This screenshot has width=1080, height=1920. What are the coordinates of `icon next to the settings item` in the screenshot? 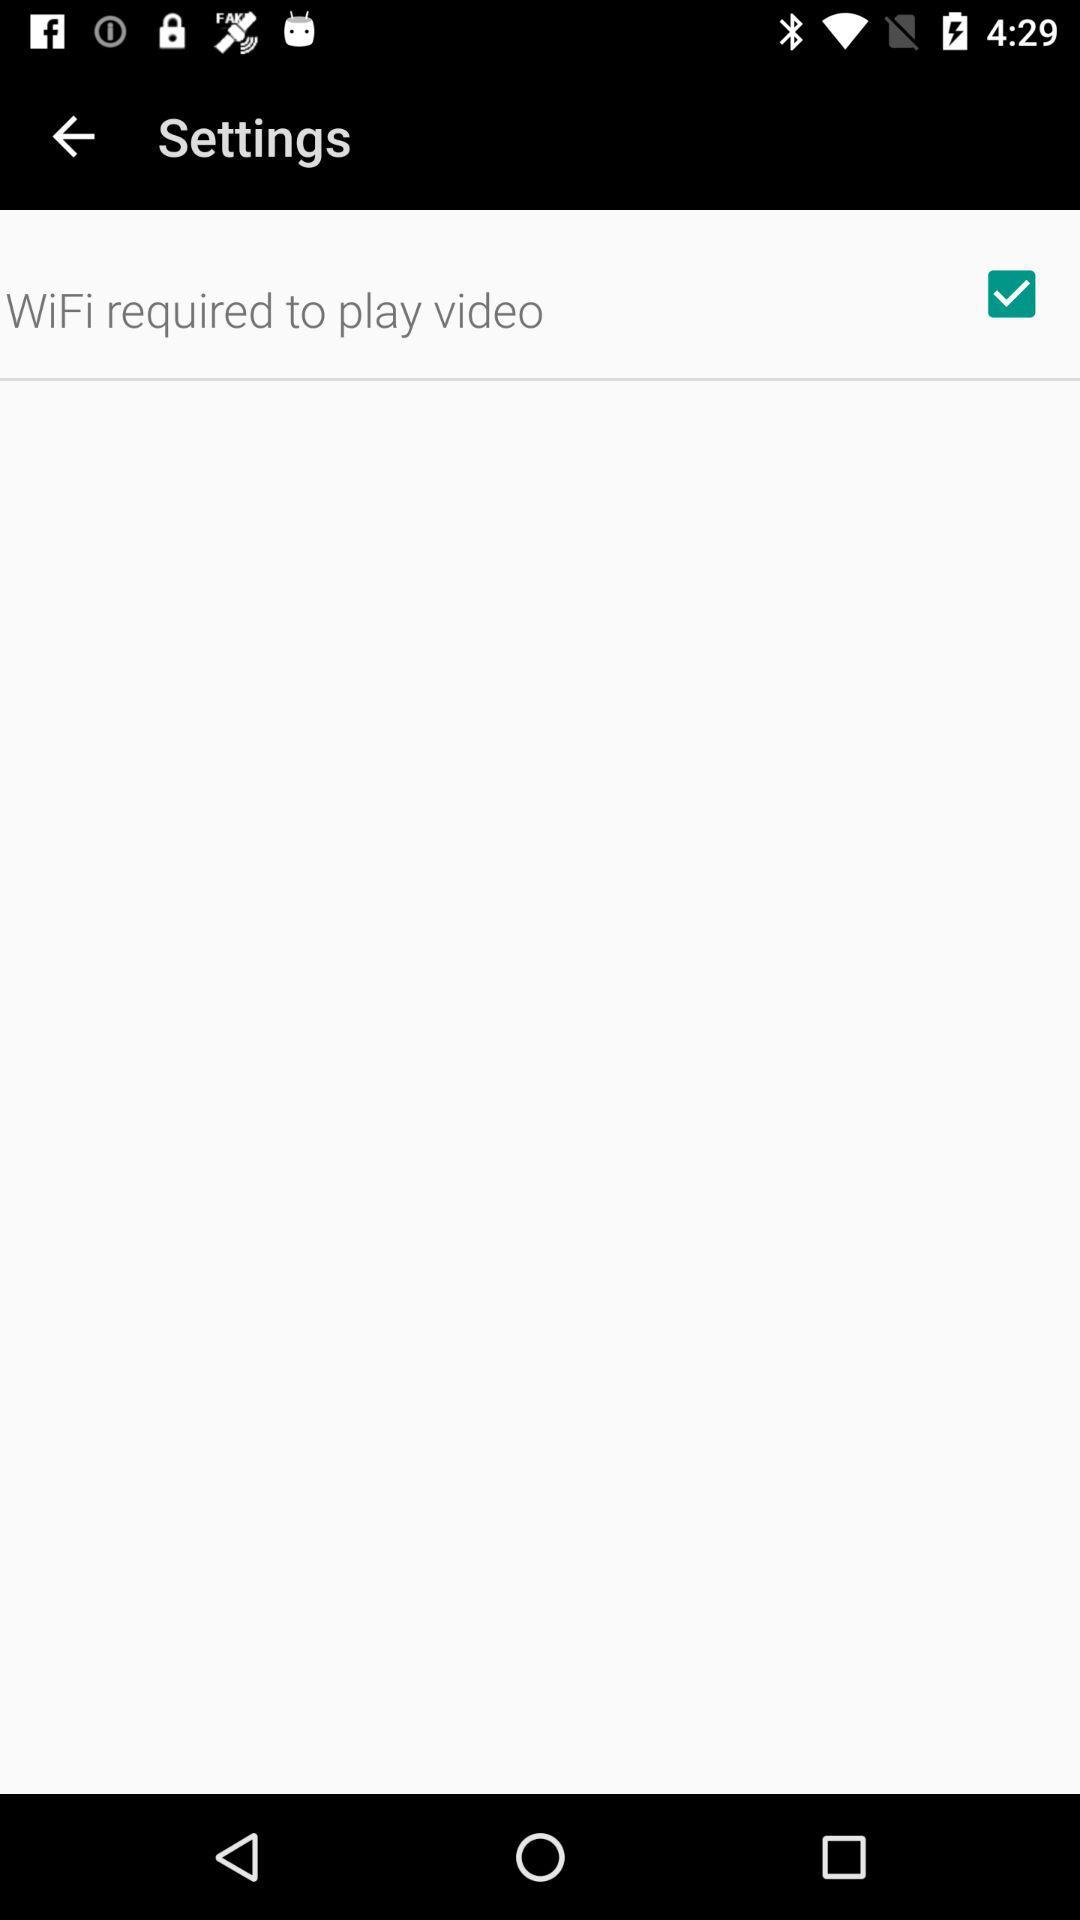 It's located at (72, 135).